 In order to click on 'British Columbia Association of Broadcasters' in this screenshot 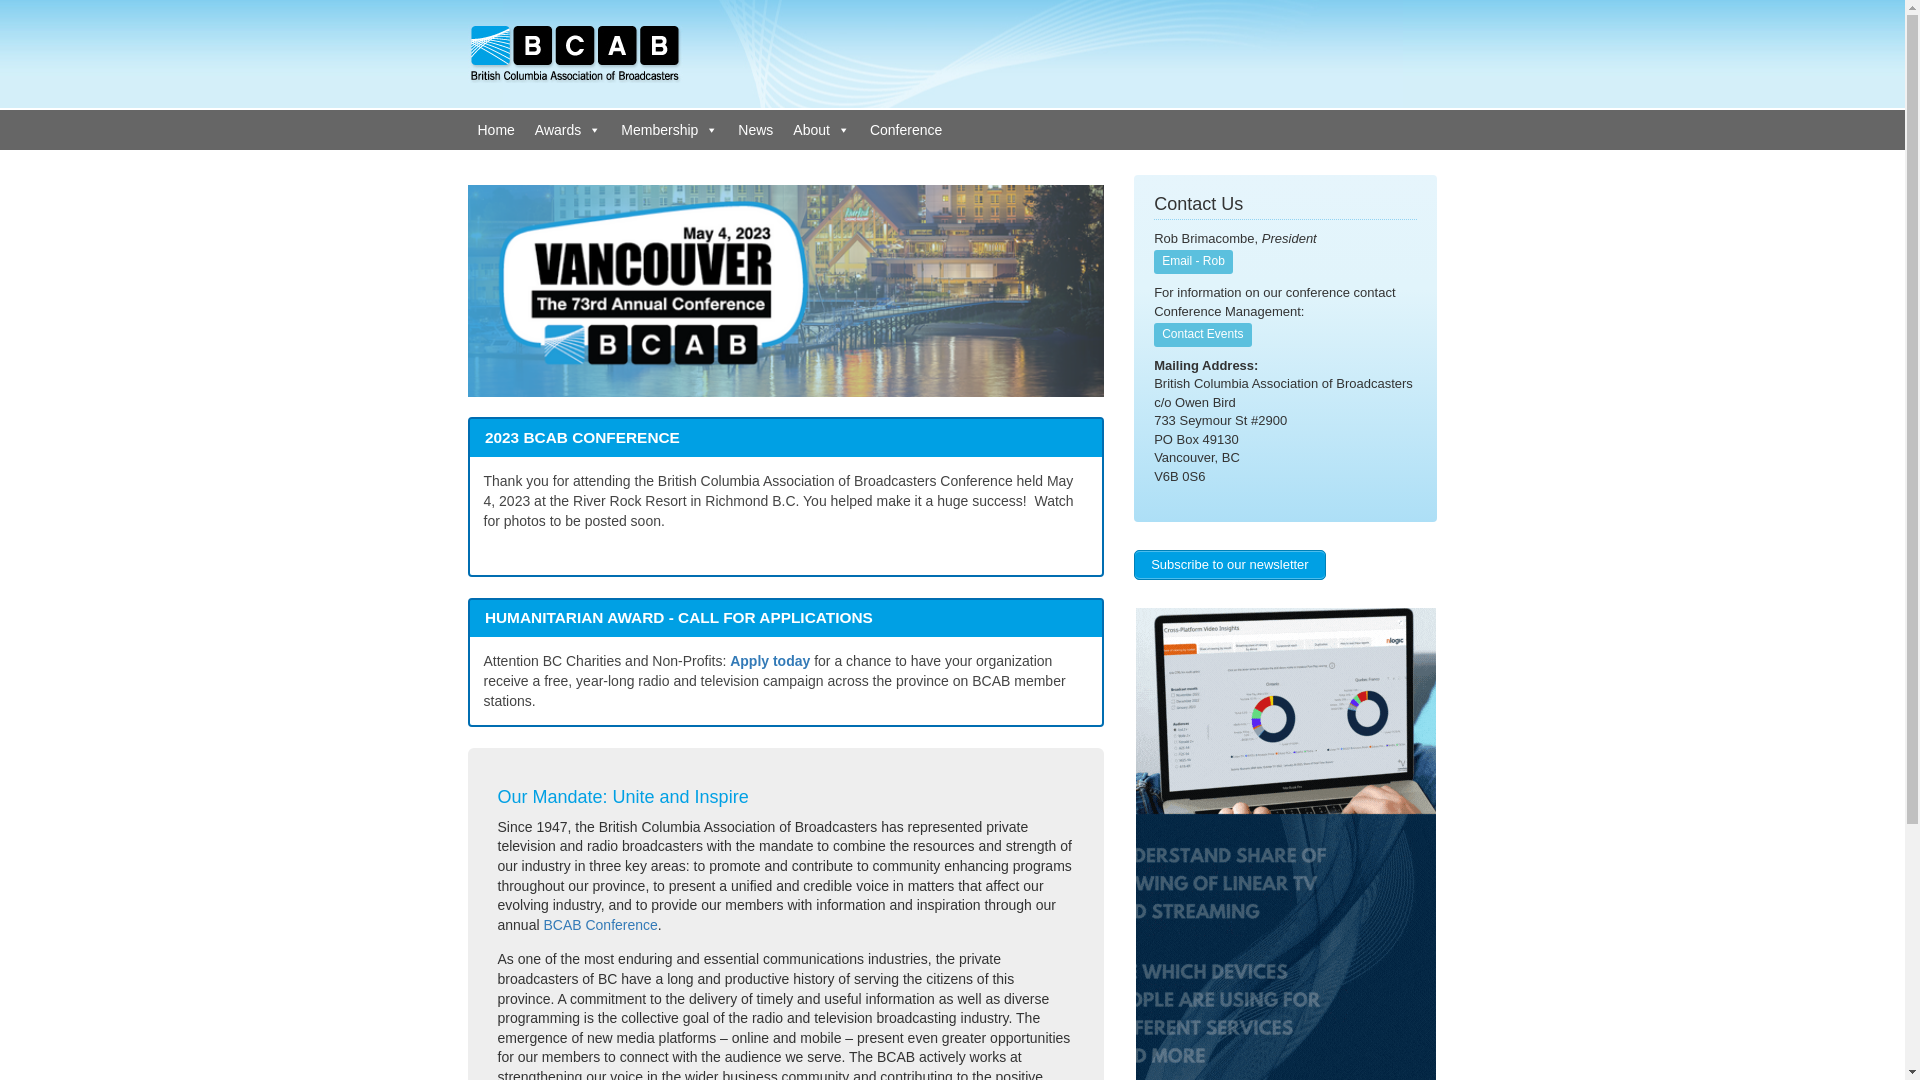, I will do `click(574, 52)`.